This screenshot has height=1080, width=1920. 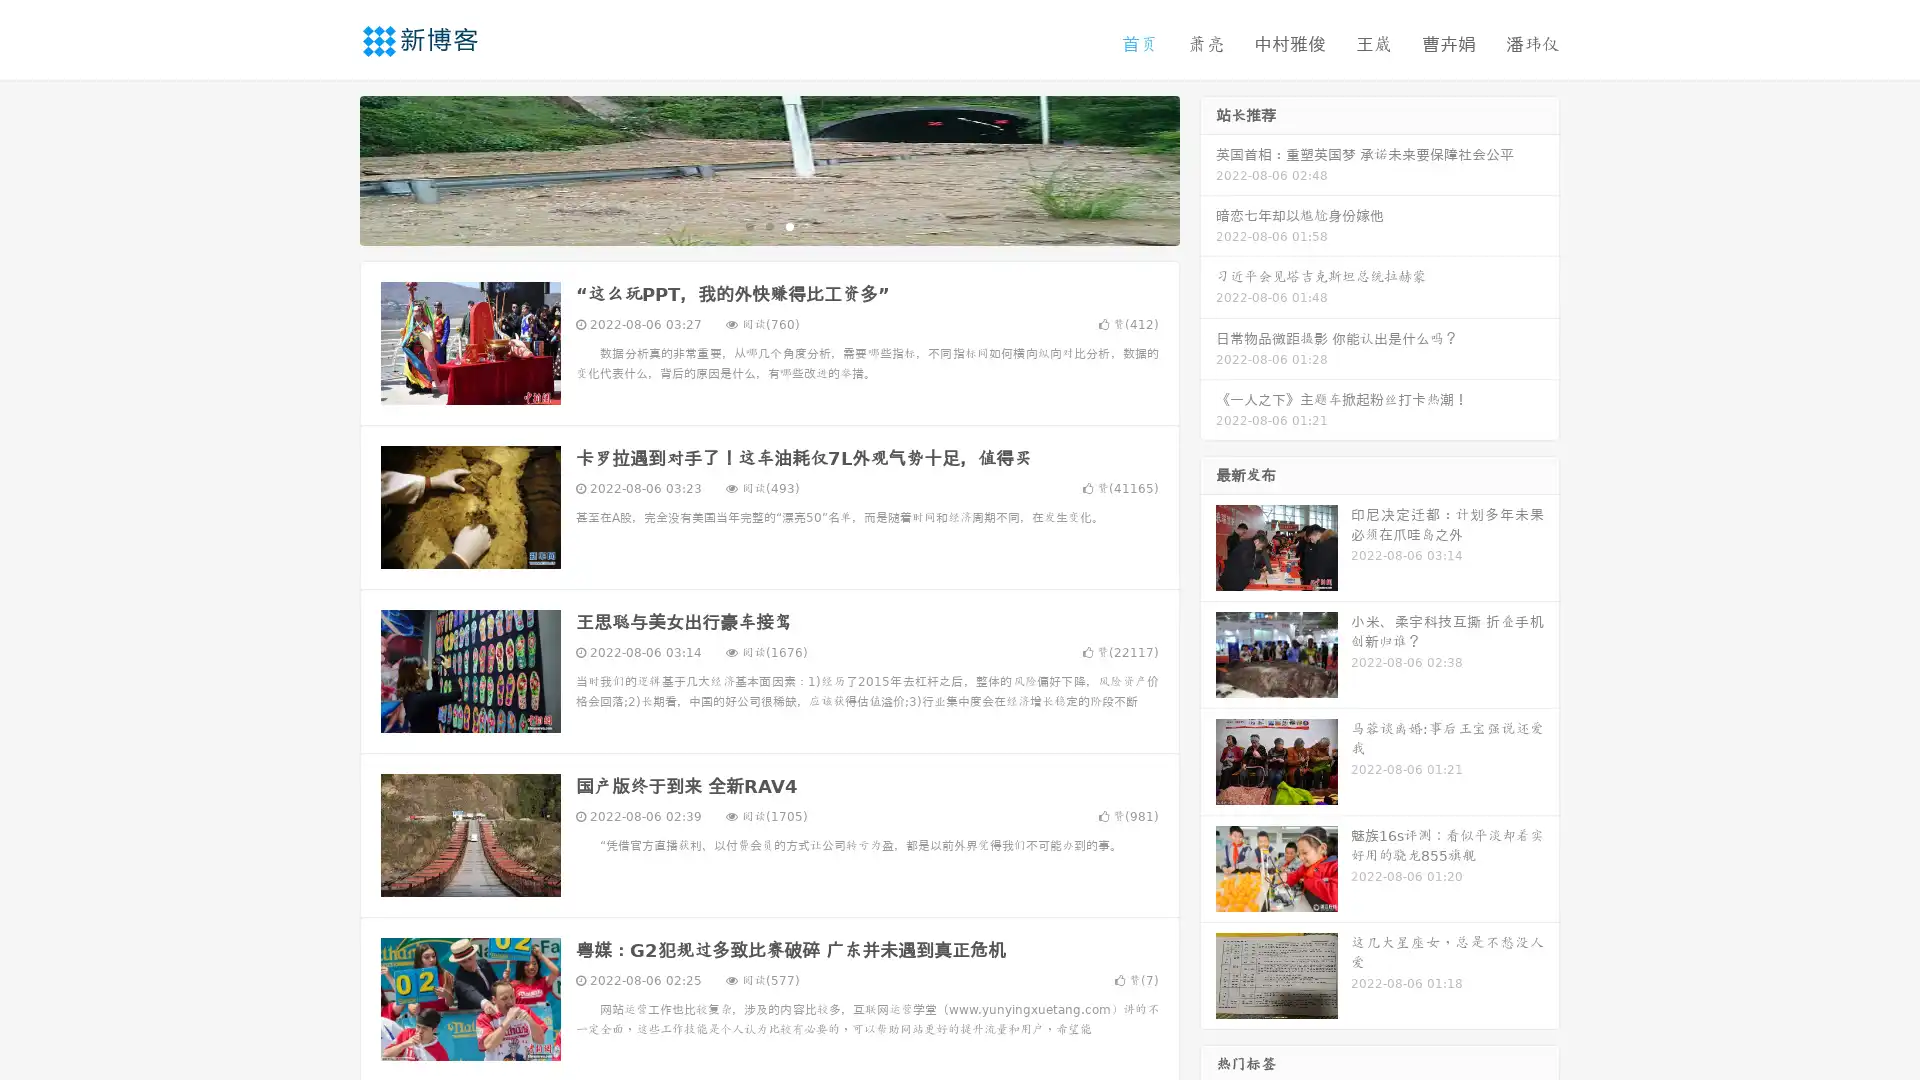 I want to click on Previous slide, so click(x=330, y=168).